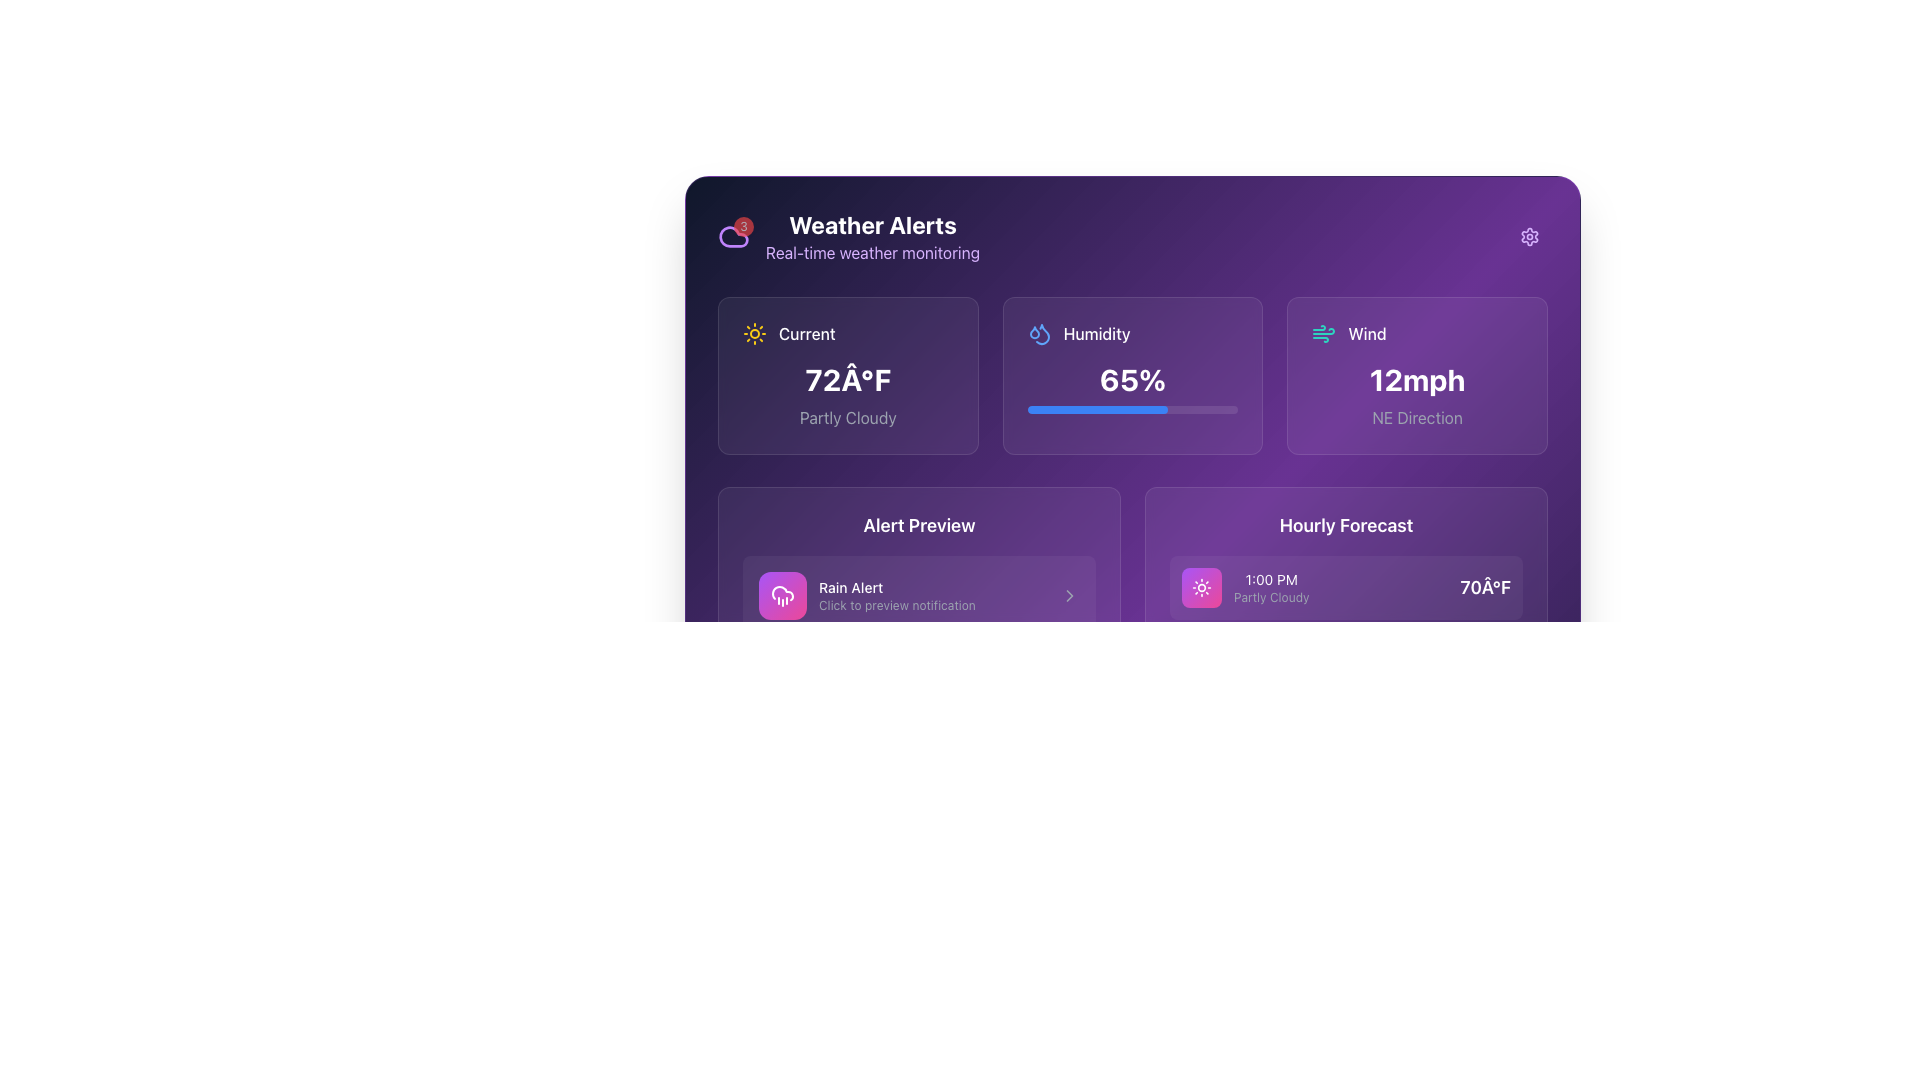 This screenshot has width=1920, height=1080. What do you see at coordinates (1366, 333) in the screenshot?
I see `the text label that provides context to the wind speed and direction metric, located in the top-right corner of the weather dashboard, slightly right of the wind icon` at bounding box center [1366, 333].